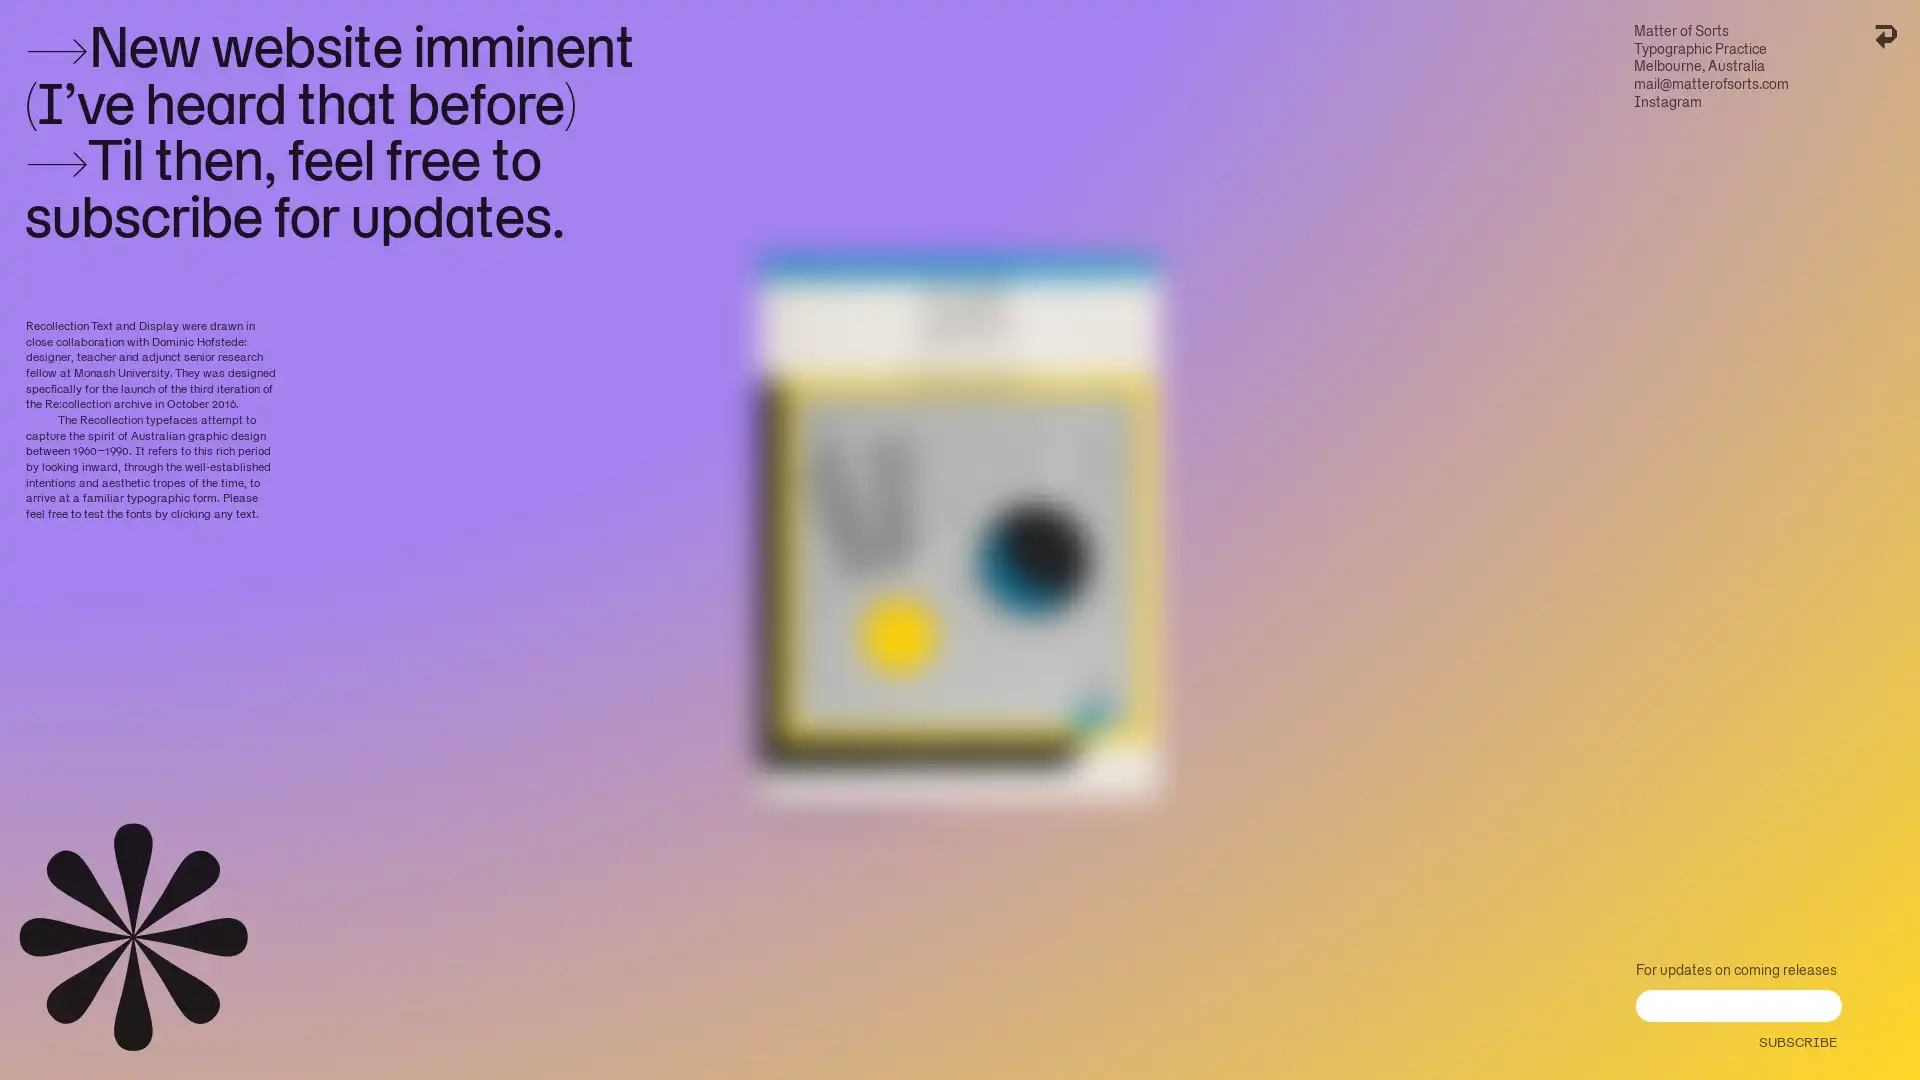 The height and width of the screenshot is (1080, 1920). What do you see at coordinates (1795, 1036) in the screenshot?
I see `Subscribe` at bounding box center [1795, 1036].